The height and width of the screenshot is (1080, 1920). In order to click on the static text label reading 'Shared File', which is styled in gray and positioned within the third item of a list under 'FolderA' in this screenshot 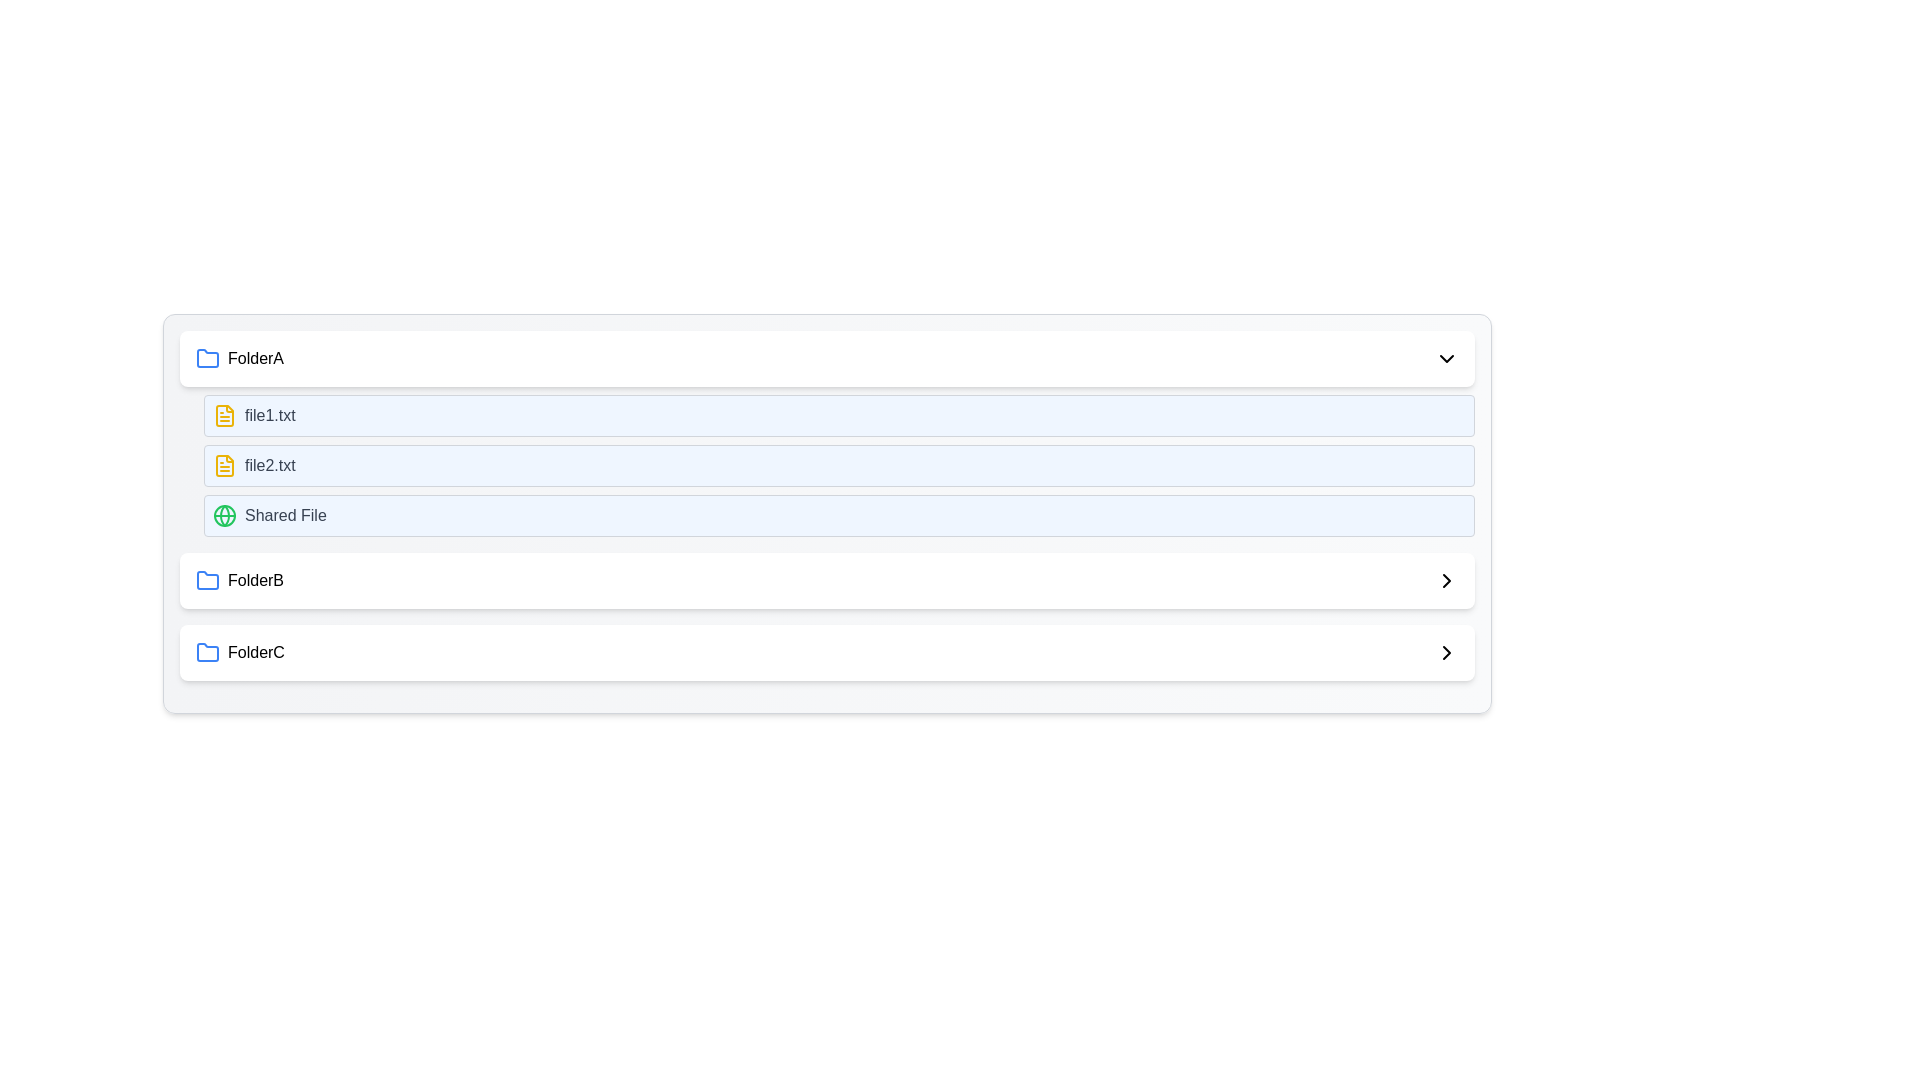, I will do `click(284, 515)`.